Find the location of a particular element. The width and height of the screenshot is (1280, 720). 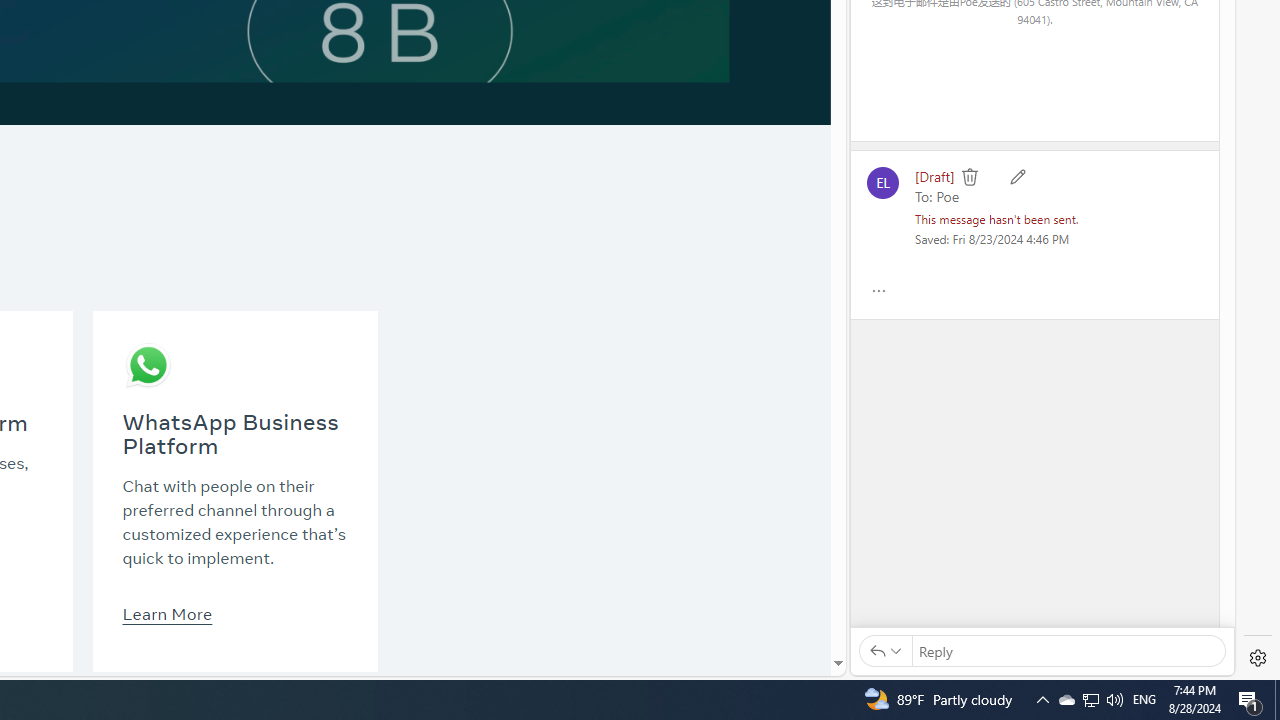

'Learn More' is located at coordinates (167, 612).